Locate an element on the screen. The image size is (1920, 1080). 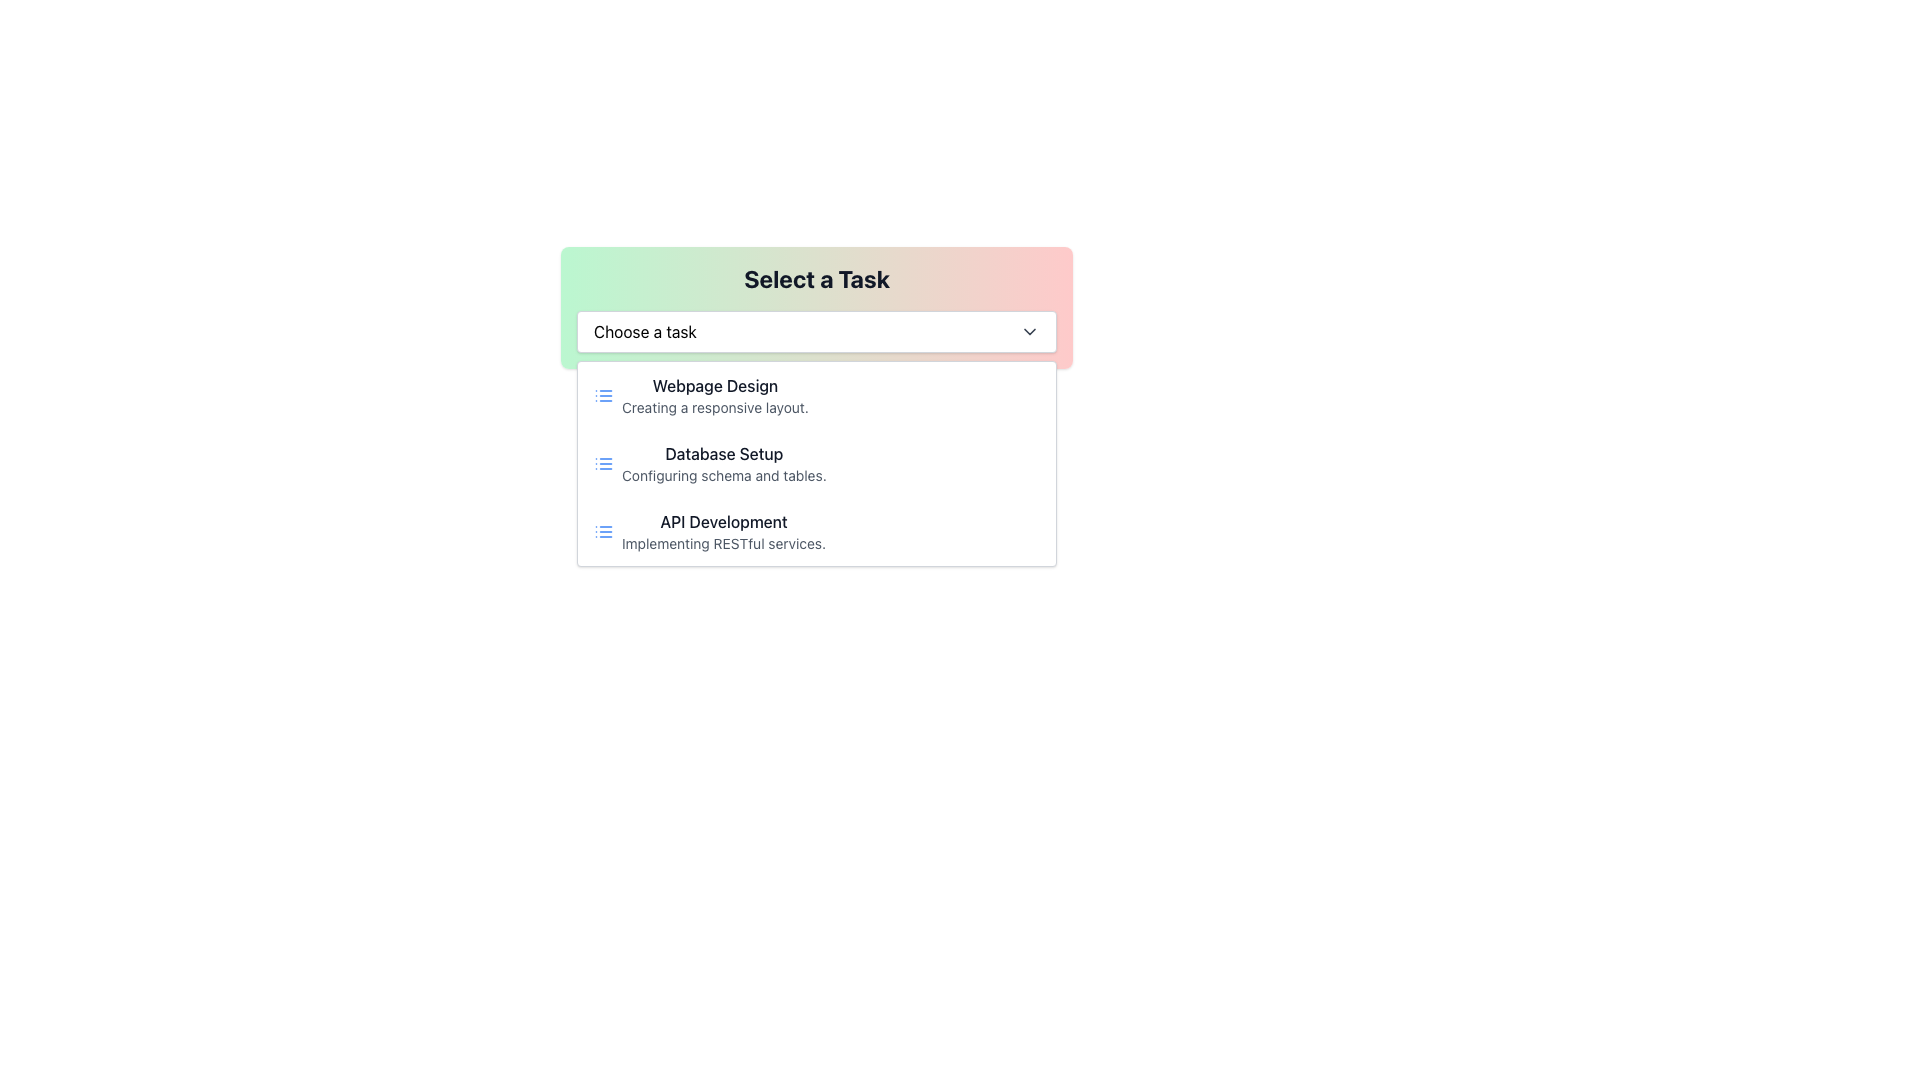
the 'Webpage Design' task title in the dropdown menu, which is the first item under 'Select a Task' is located at coordinates (715, 385).